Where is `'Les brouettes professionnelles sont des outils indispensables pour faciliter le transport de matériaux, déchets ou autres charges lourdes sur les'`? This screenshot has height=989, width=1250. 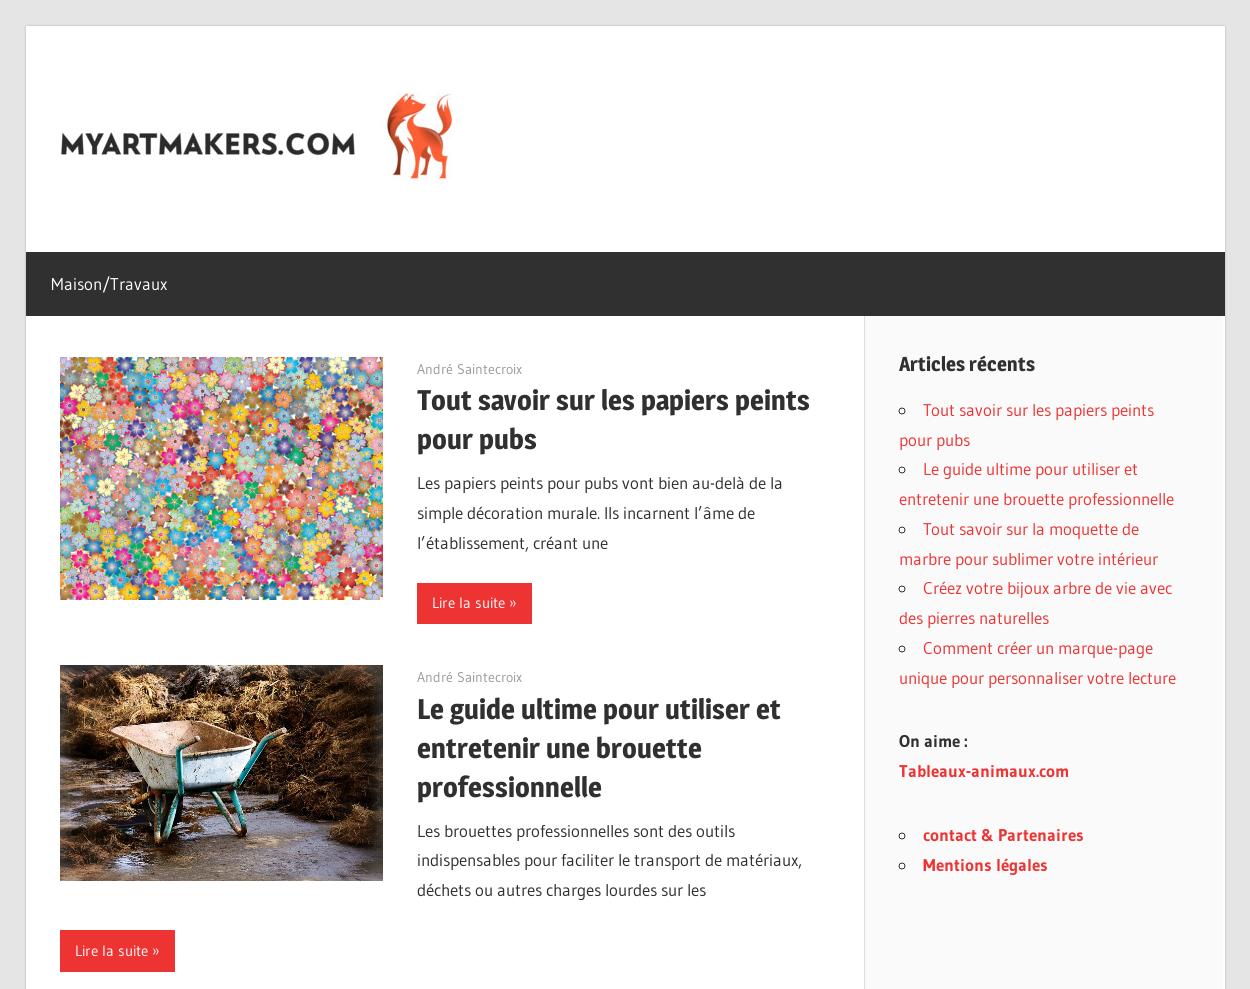 'Les brouettes professionnelles sont des outils indispensables pour faciliter le transport de matériaux, déchets ou autres charges lourdes sur les' is located at coordinates (608, 859).